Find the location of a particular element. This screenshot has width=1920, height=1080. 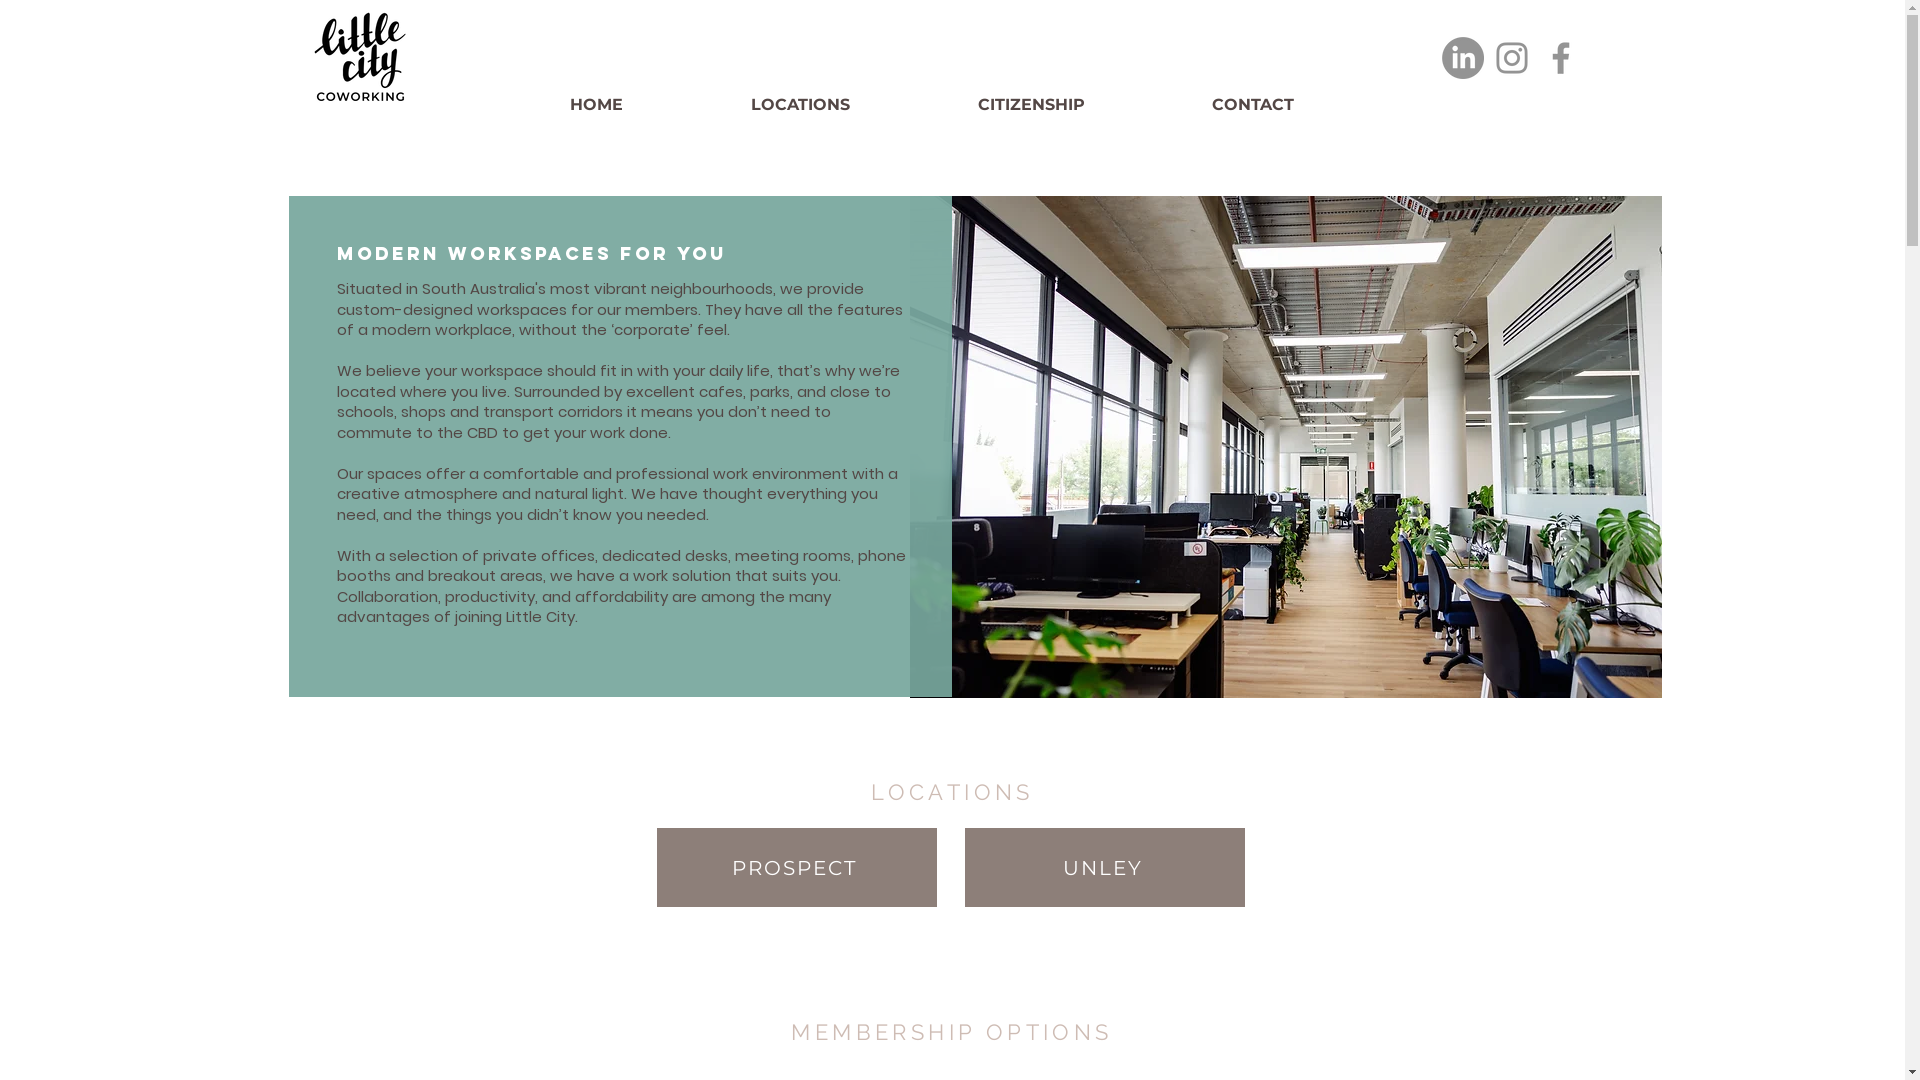

'UNLEY' is located at coordinates (1103, 866).